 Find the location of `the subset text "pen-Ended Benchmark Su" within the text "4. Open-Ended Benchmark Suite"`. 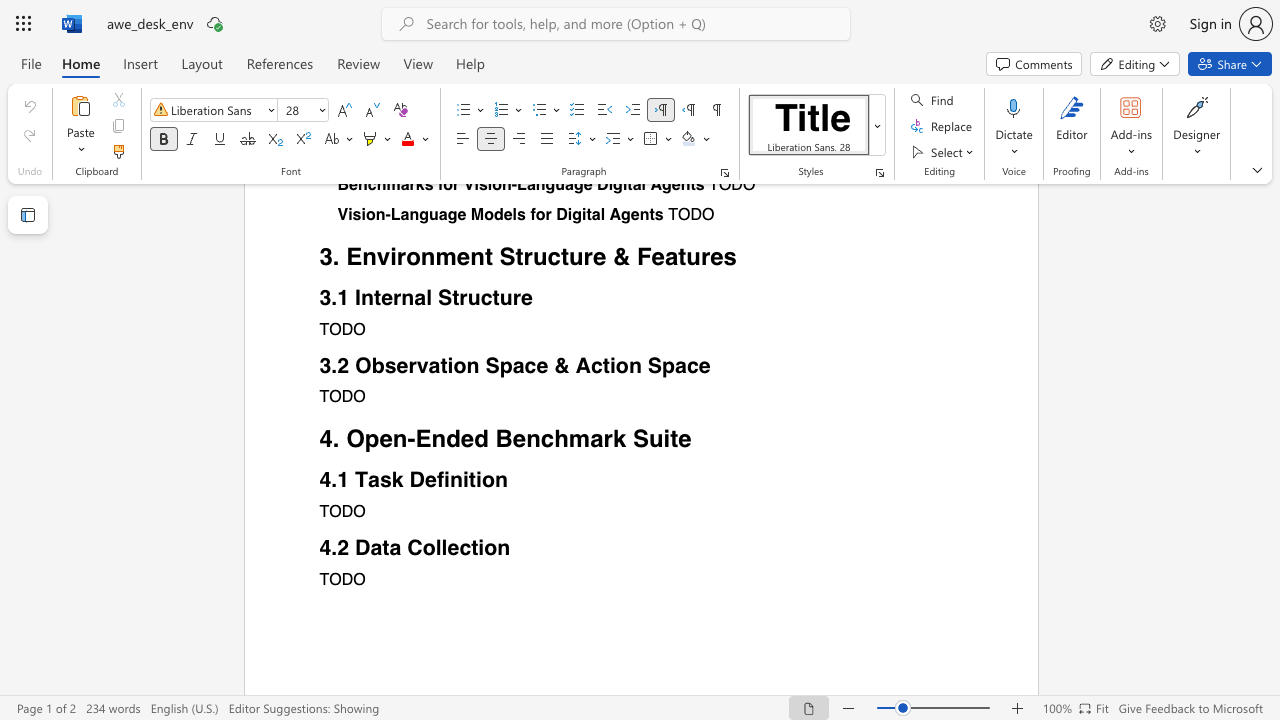

the subset text "pen-Ended Benchmark Su" within the text "4. Open-Ended Benchmark Suite" is located at coordinates (364, 438).